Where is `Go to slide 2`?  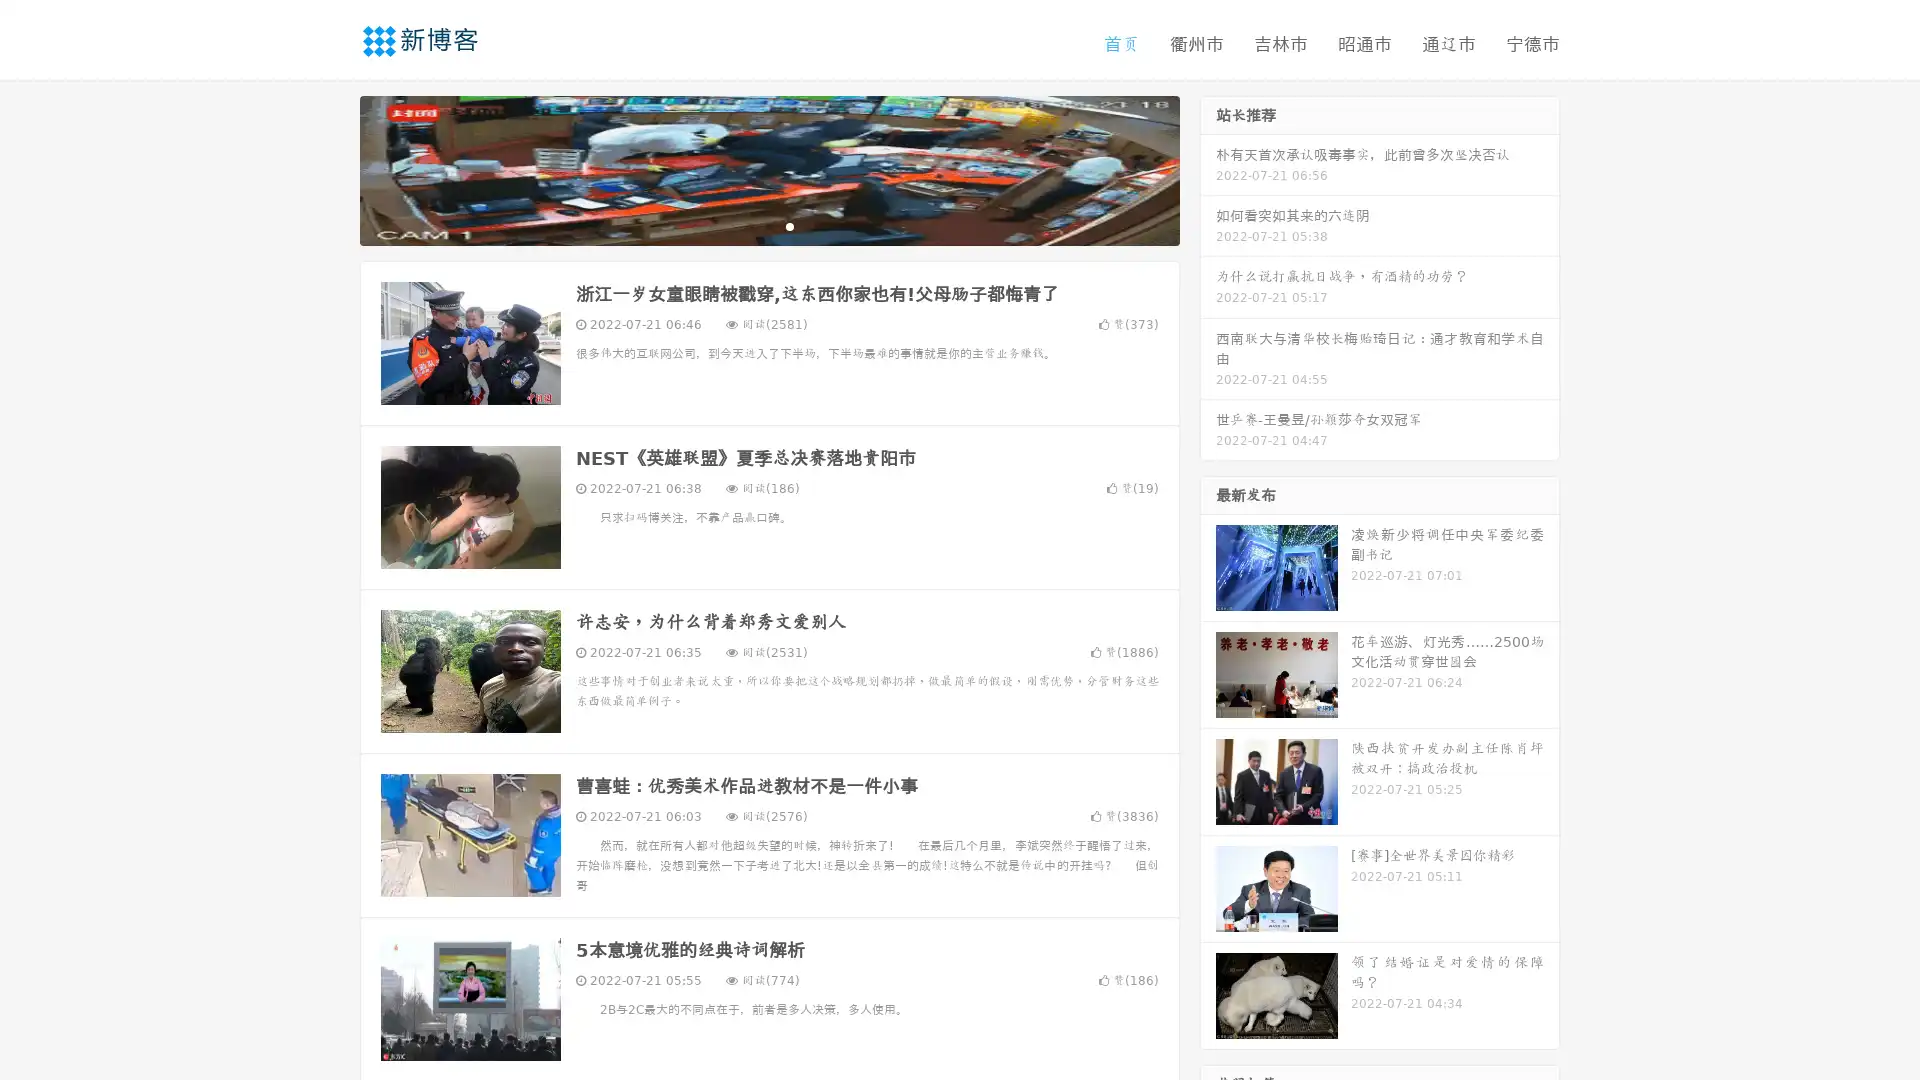 Go to slide 2 is located at coordinates (768, 225).